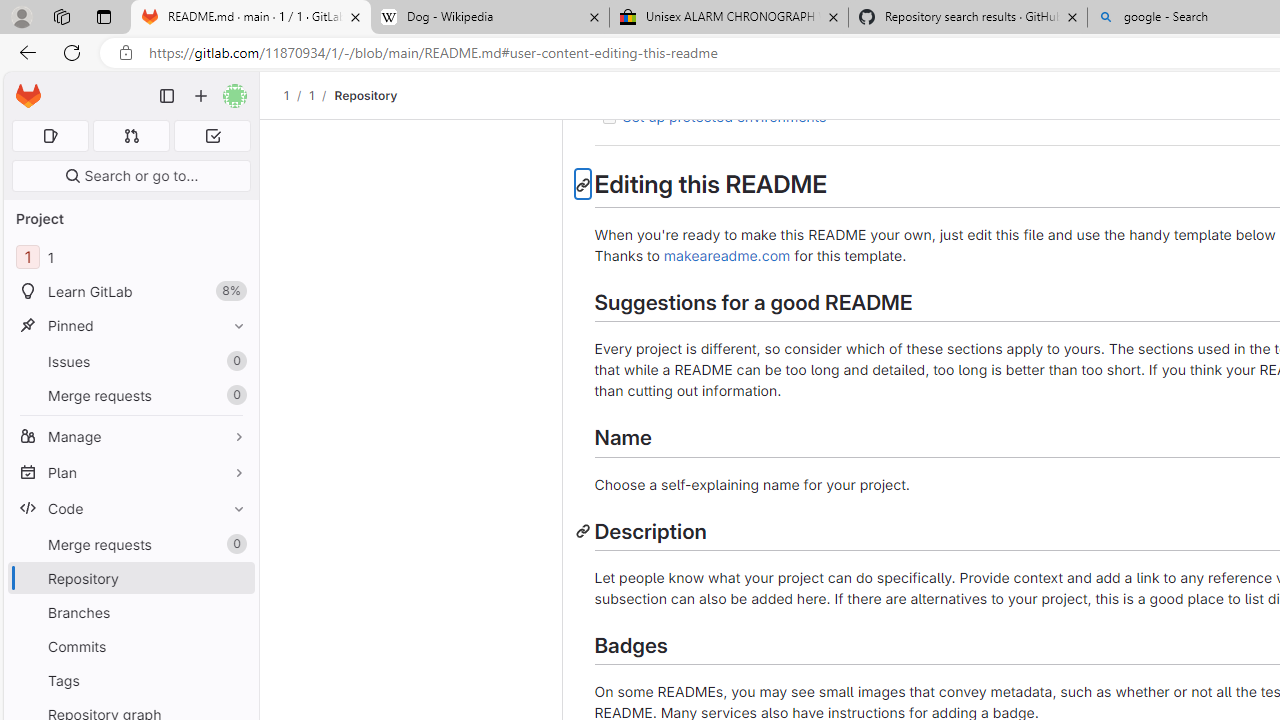  Describe the element at coordinates (130, 544) in the screenshot. I see `'Merge requests0'` at that location.